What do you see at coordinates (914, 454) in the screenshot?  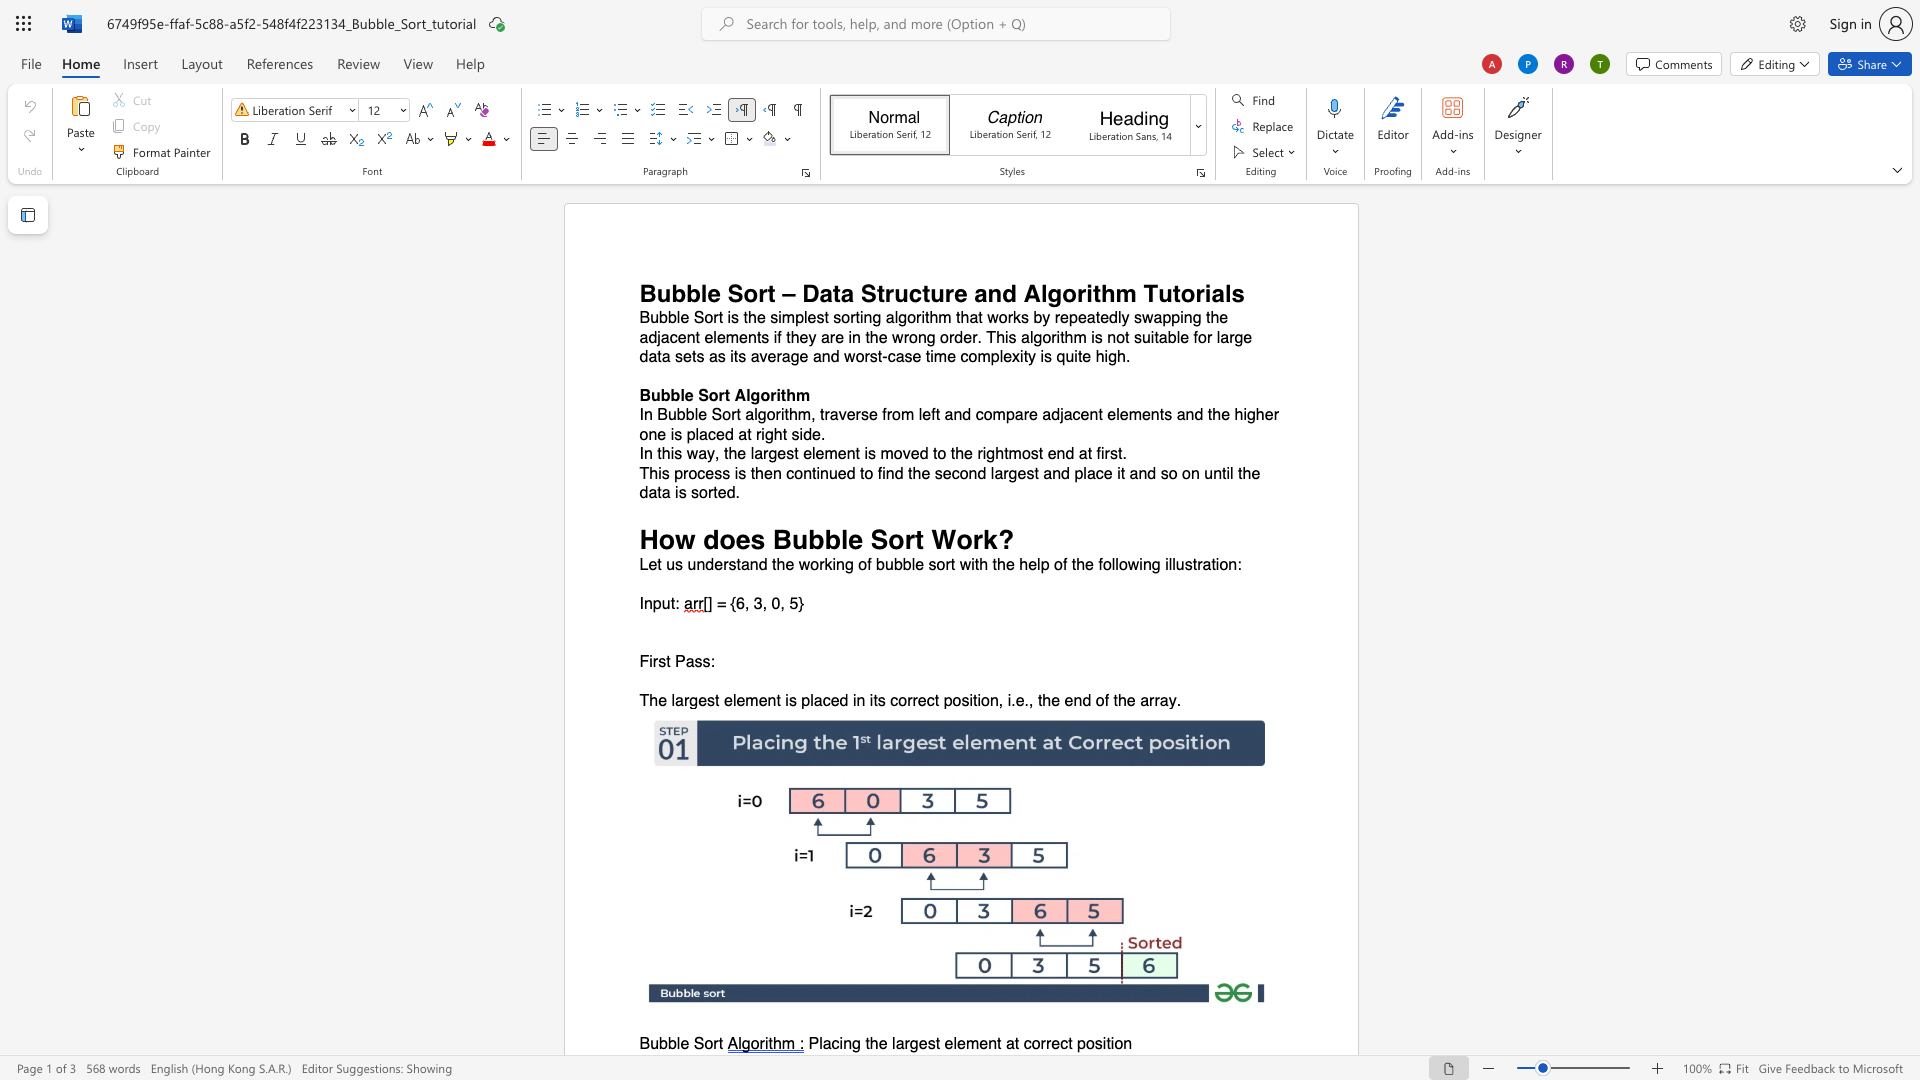 I see `the 6th character "e" in the text` at bounding box center [914, 454].